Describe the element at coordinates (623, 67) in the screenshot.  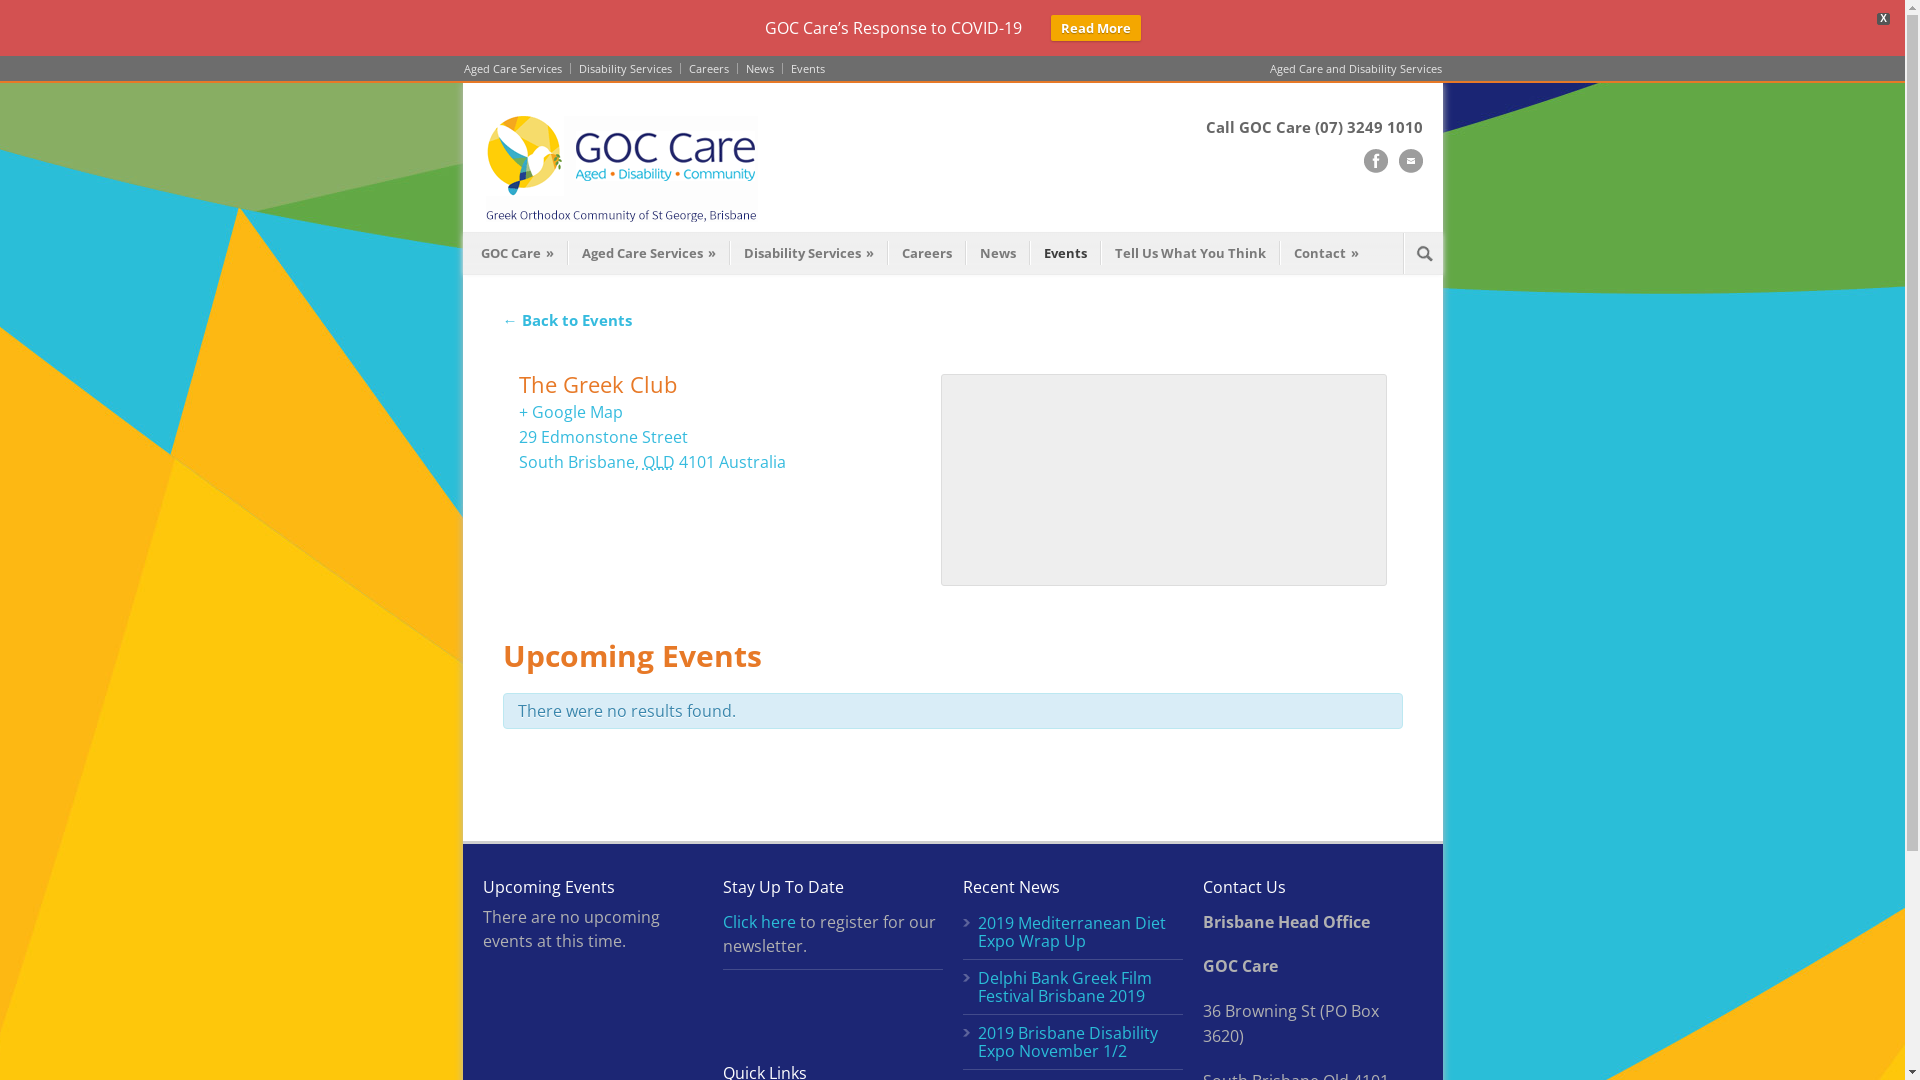
I see `'Disability Services'` at that location.